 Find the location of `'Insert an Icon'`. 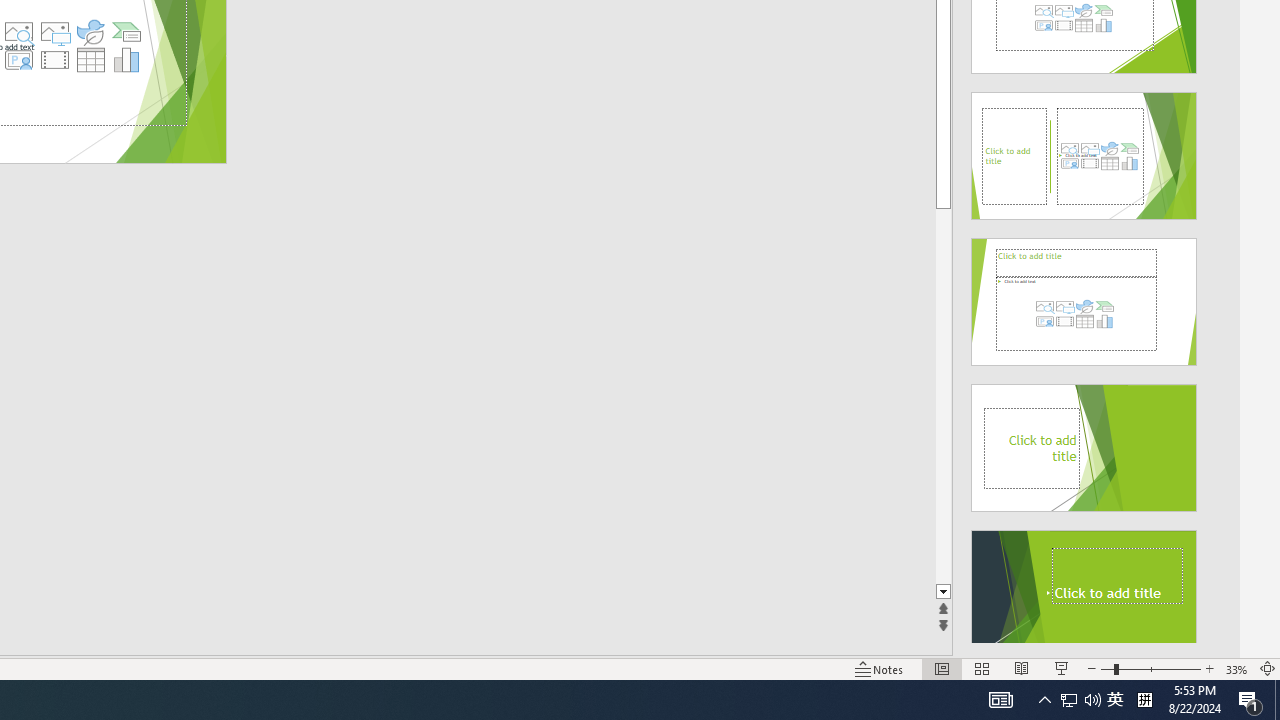

'Insert an Icon' is located at coordinates (90, 32).